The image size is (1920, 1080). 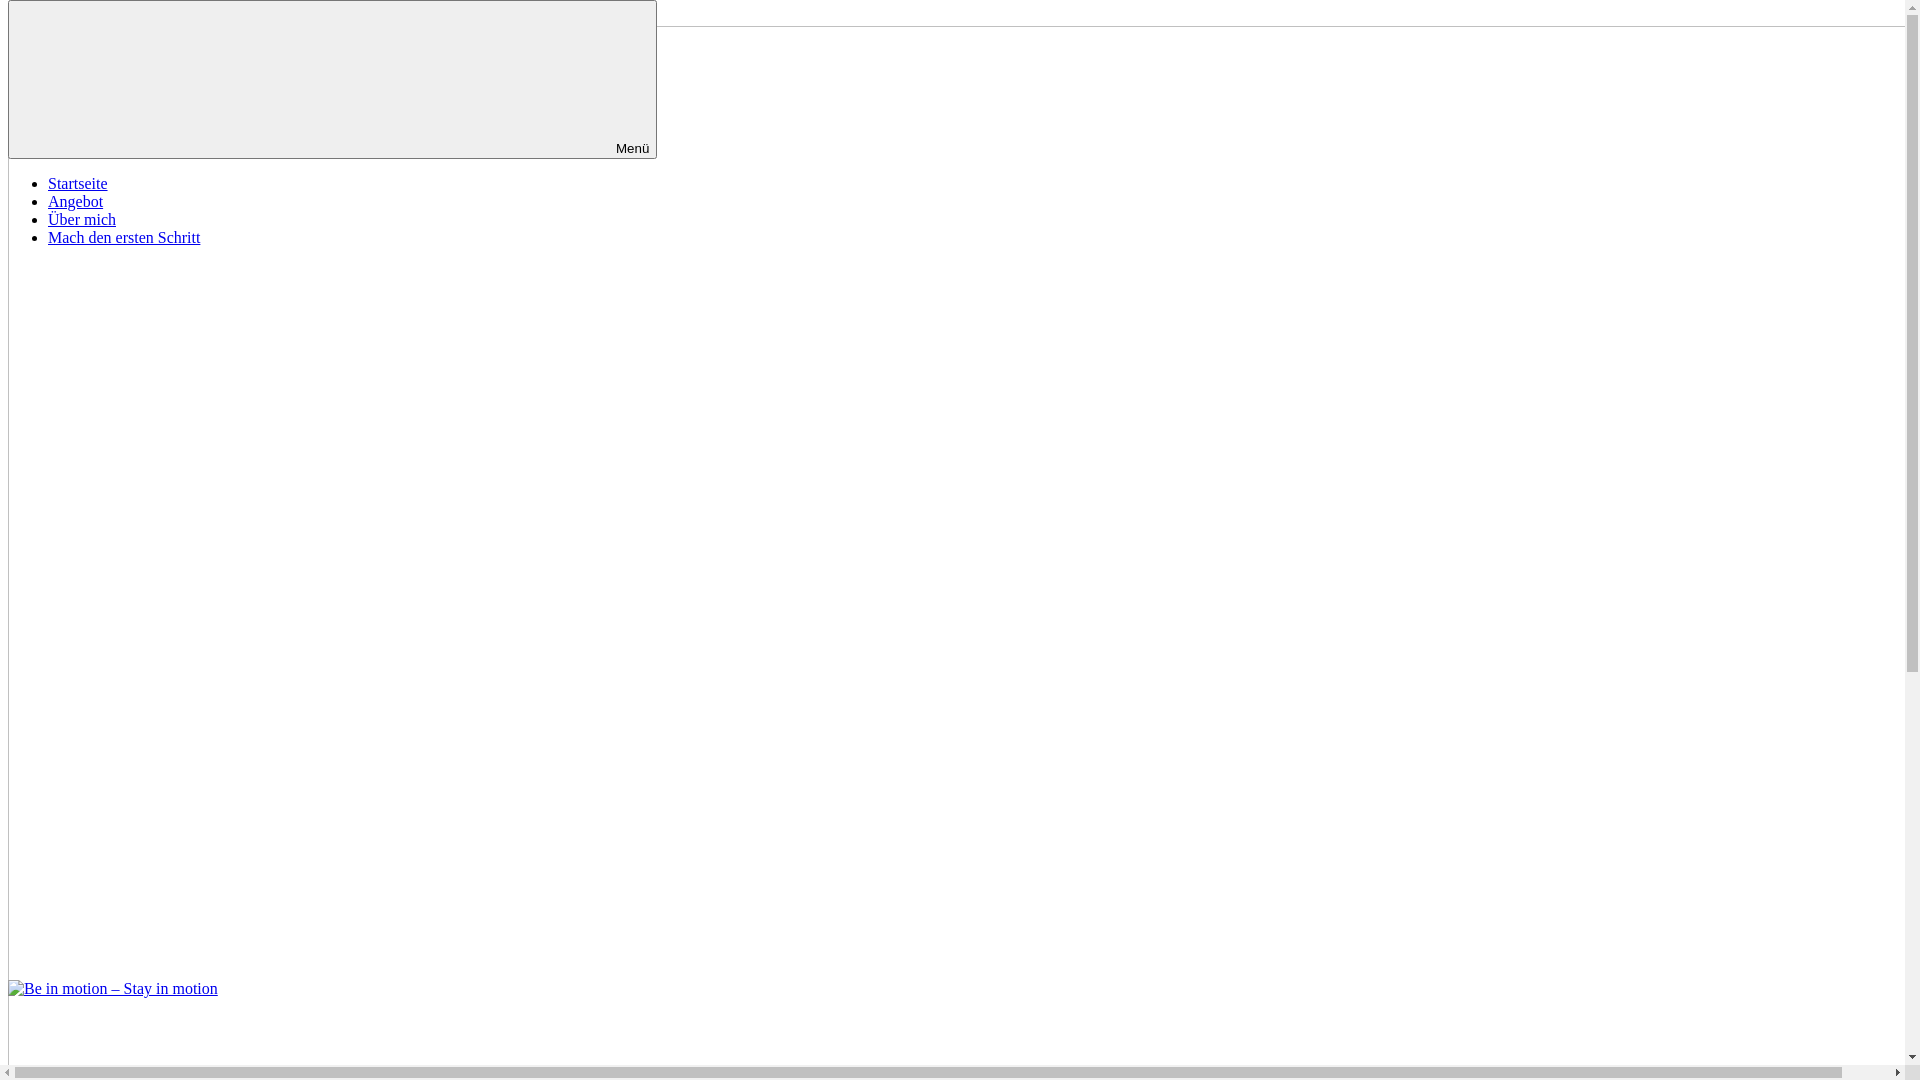 I want to click on 'Mach den ersten Schritt', so click(x=123, y=236).